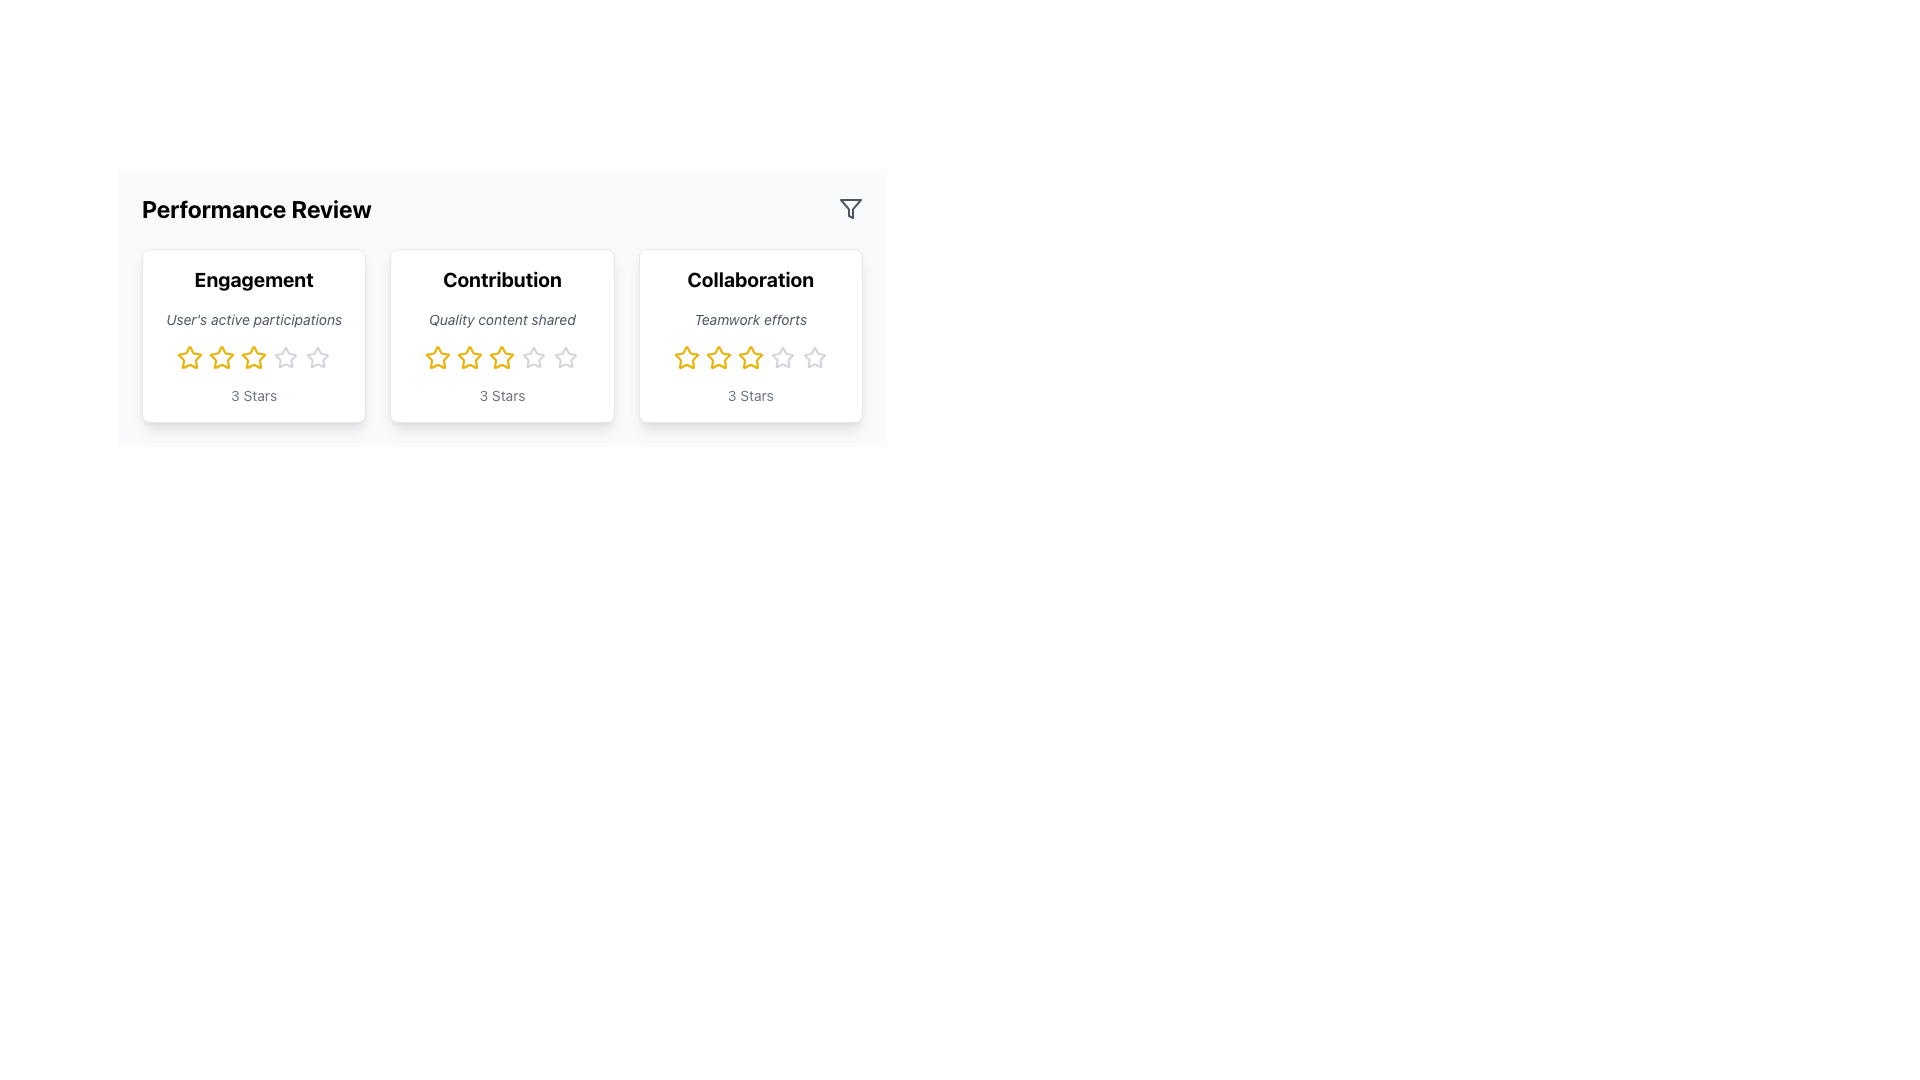 This screenshot has height=1080, width=1920. I want to click on the third star icon in the Collaboration category, so click(718, 357).